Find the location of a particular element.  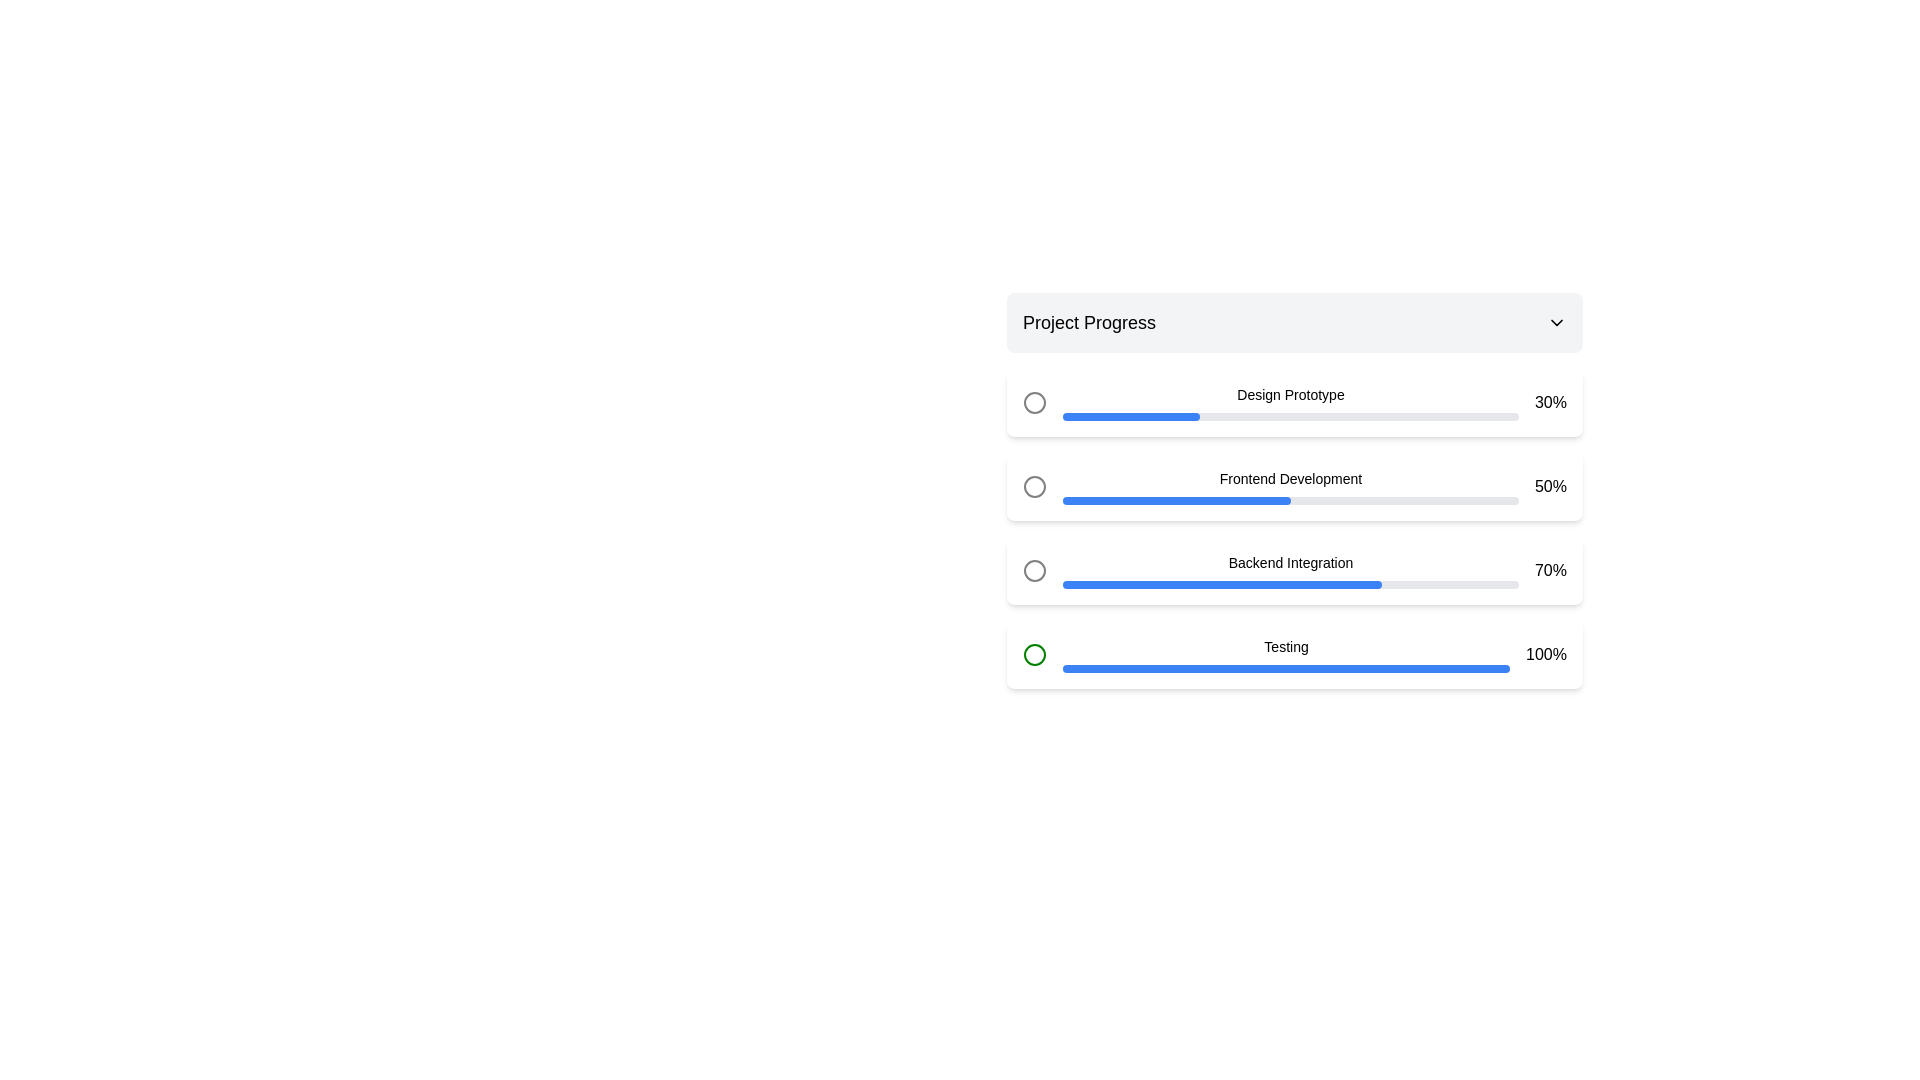

progress value from the Progress Bar that visually represents approximately 70% completion of the 'Backend Integration' task, located below the 'Backend Integration' label and above the 'Testing' label is located at coordinates (1221, 585).